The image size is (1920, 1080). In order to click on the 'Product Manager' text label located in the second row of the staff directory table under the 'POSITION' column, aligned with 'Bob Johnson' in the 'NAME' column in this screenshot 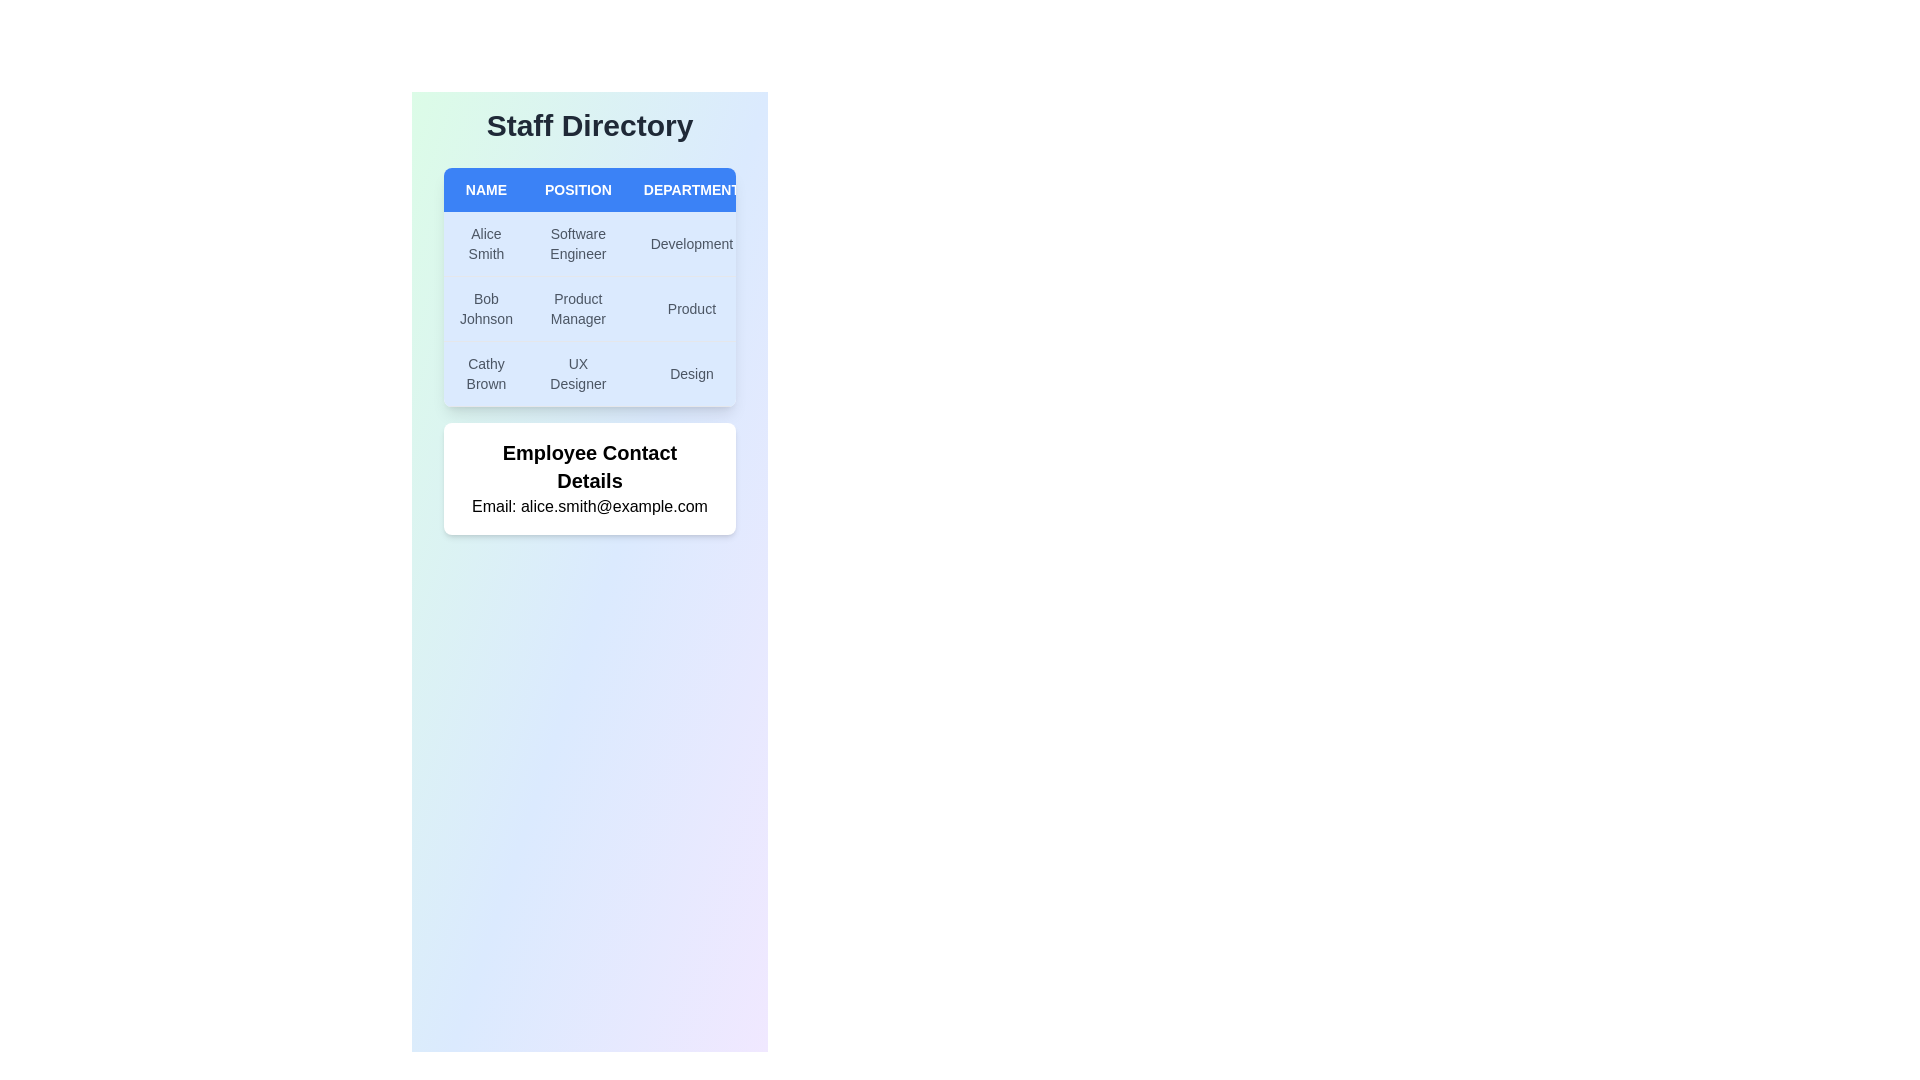, I will do `click(577, 308)`.